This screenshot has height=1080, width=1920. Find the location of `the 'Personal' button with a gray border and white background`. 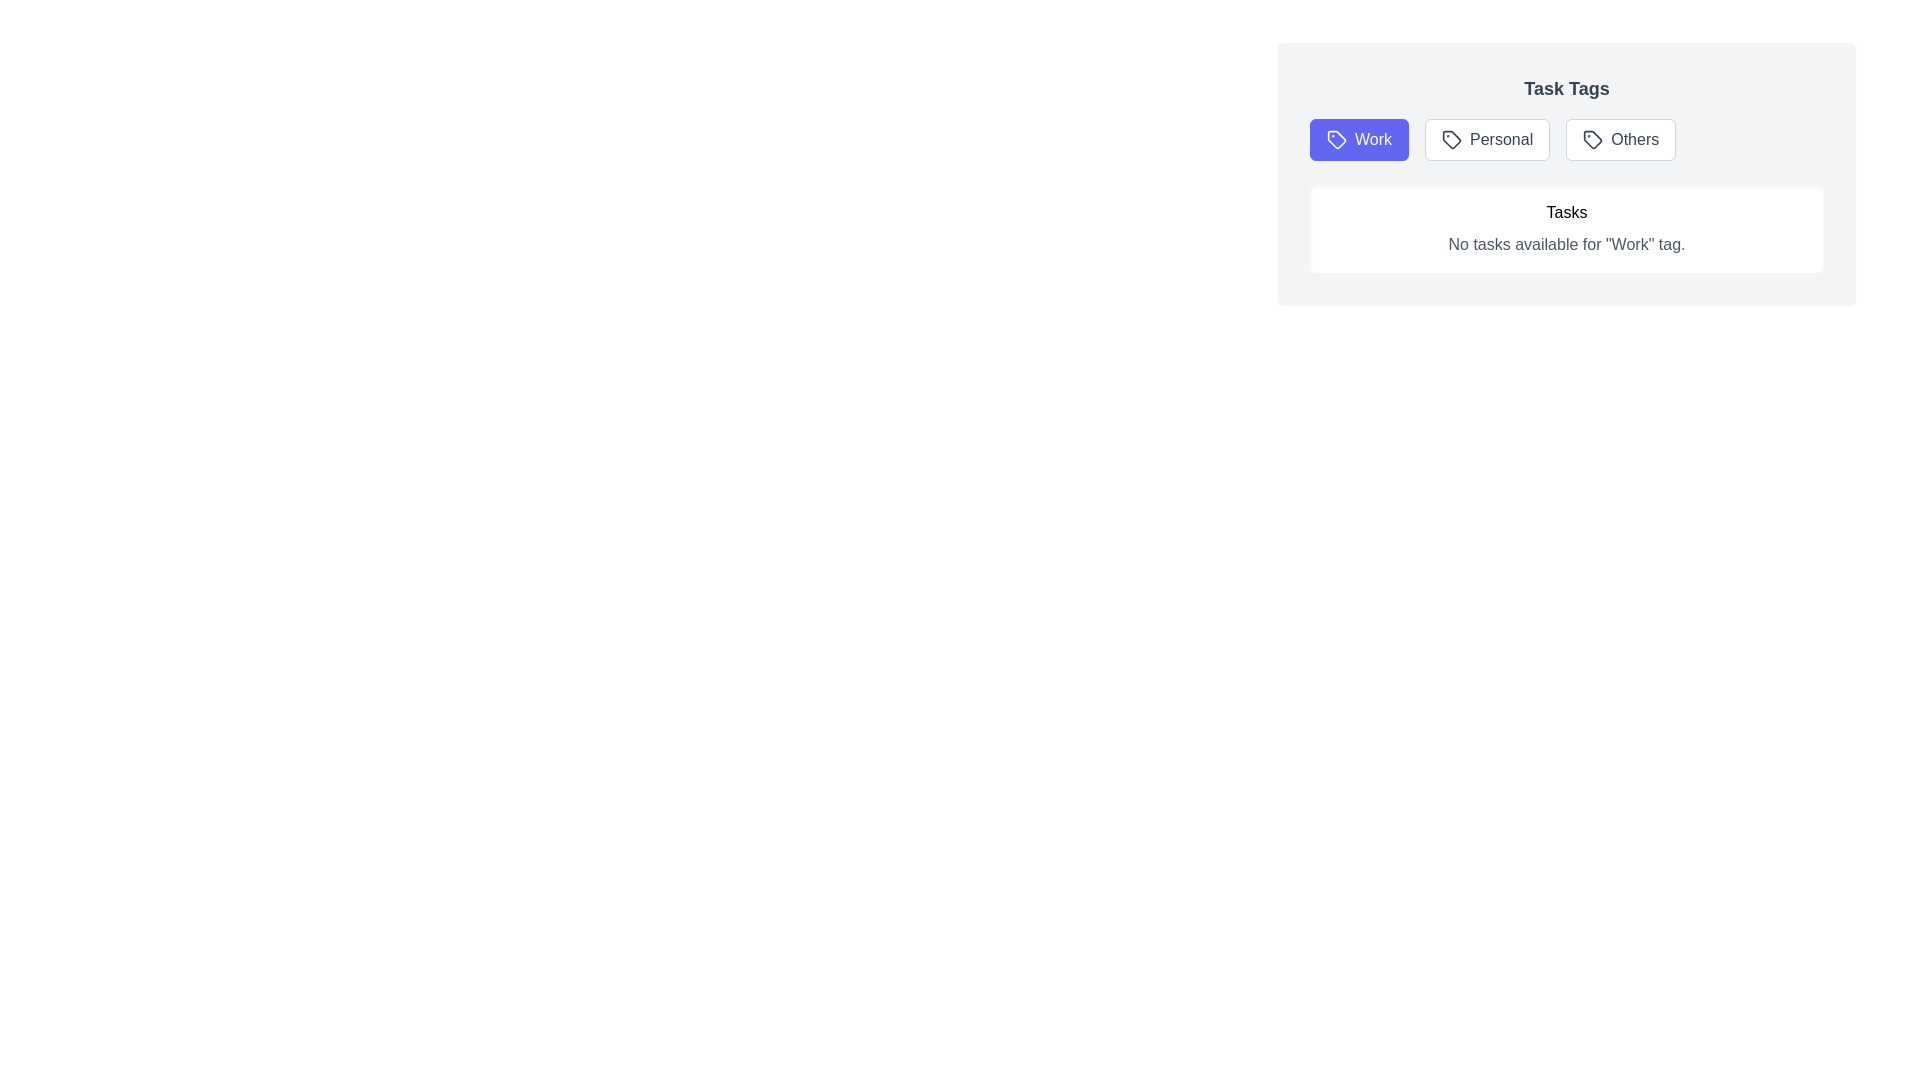

the 'Personal' button with a gray border and white background is located at coordinates (1487, 138).